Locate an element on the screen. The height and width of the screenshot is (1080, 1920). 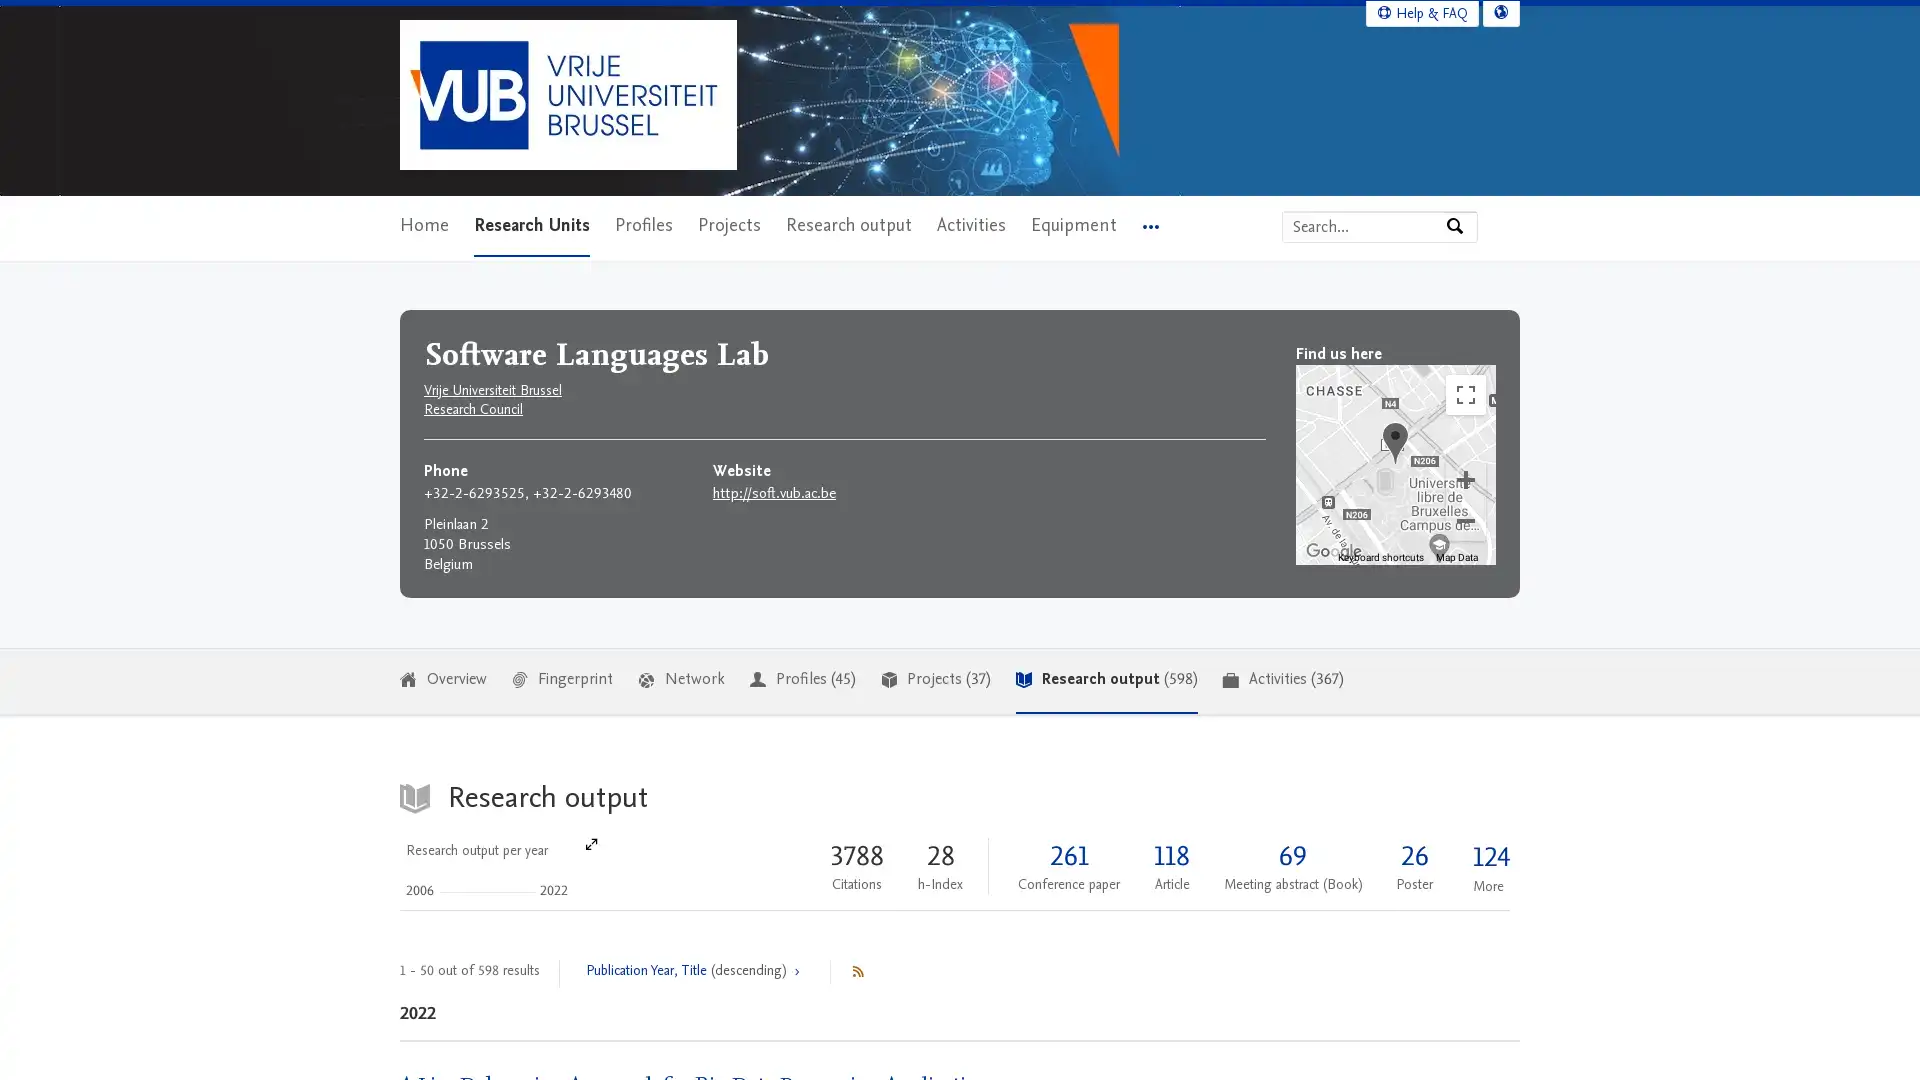
Zoom out is located at coordinates (1465, 519).